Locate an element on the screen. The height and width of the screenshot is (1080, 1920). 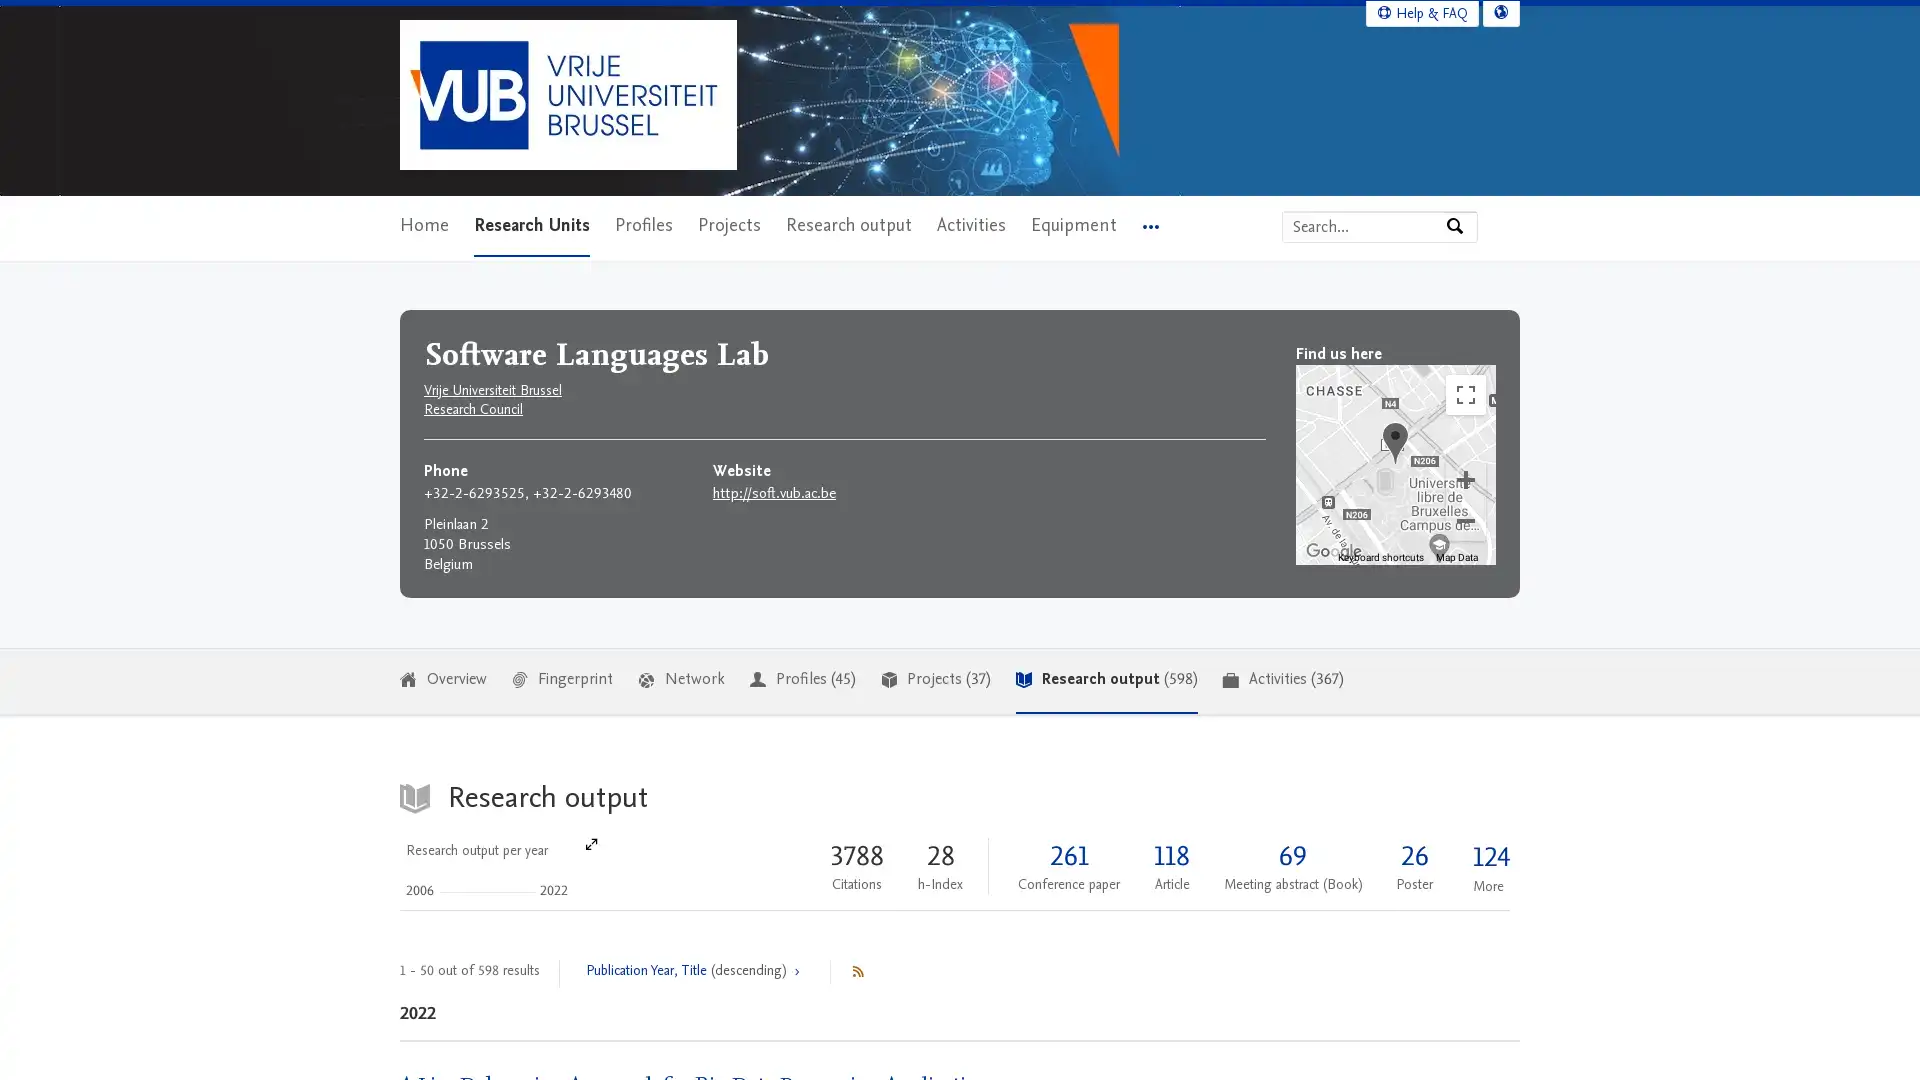
Zoom out is located at coordinates (1465, 519).